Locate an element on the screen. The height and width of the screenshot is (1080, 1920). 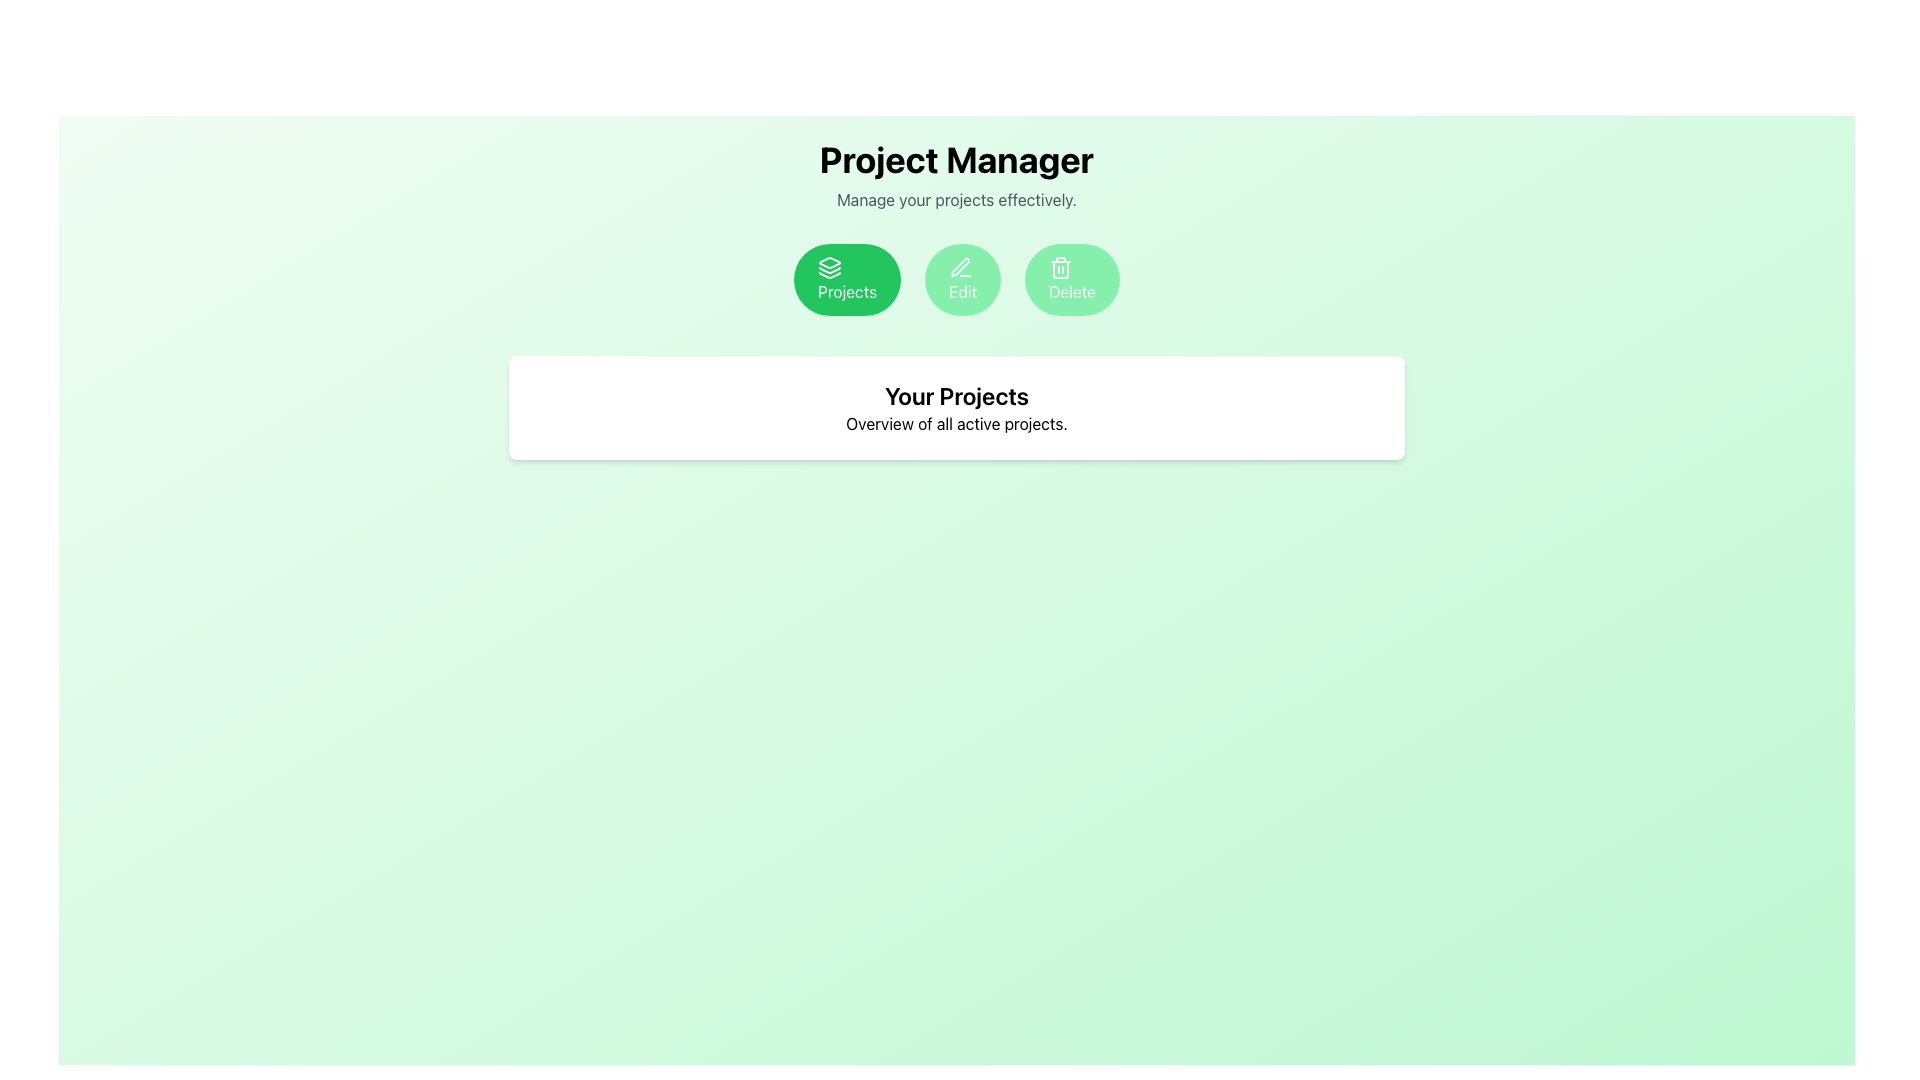
the 'Edit' action icon located within the 'Edit' button in the 'Project Manager' section is located at coordinates (961, 266).